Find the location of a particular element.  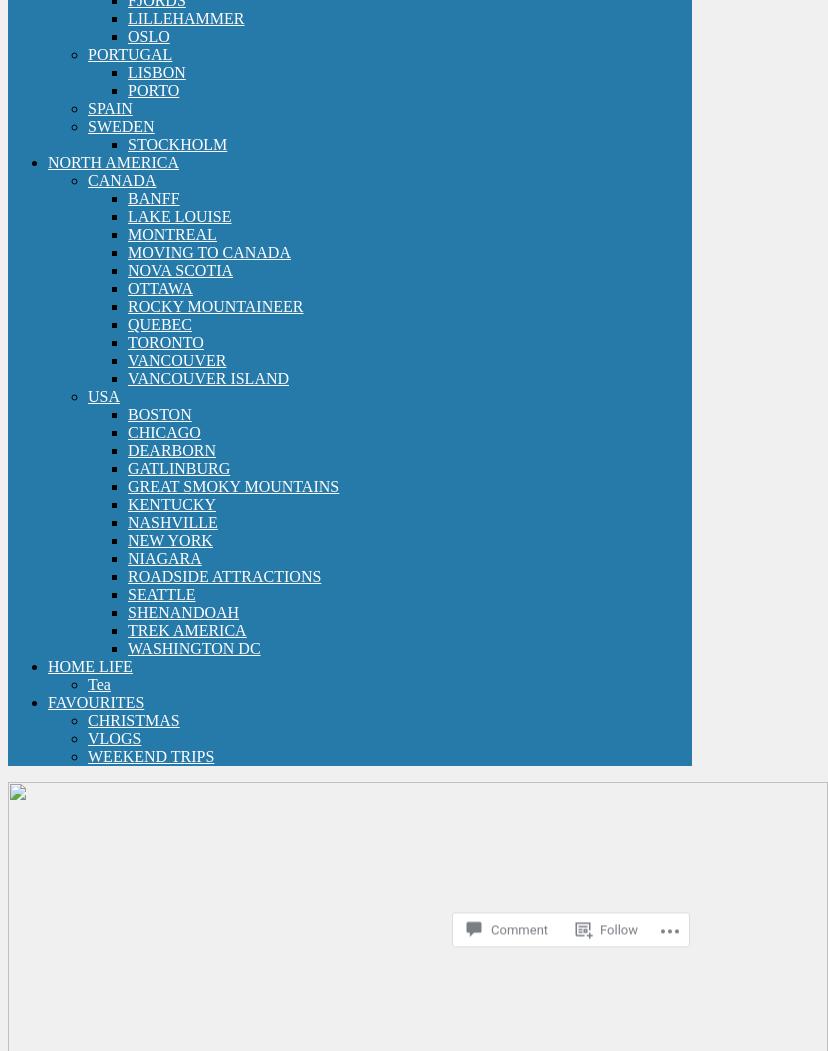

'NEW YORK' is located at coordinates (169, 538).